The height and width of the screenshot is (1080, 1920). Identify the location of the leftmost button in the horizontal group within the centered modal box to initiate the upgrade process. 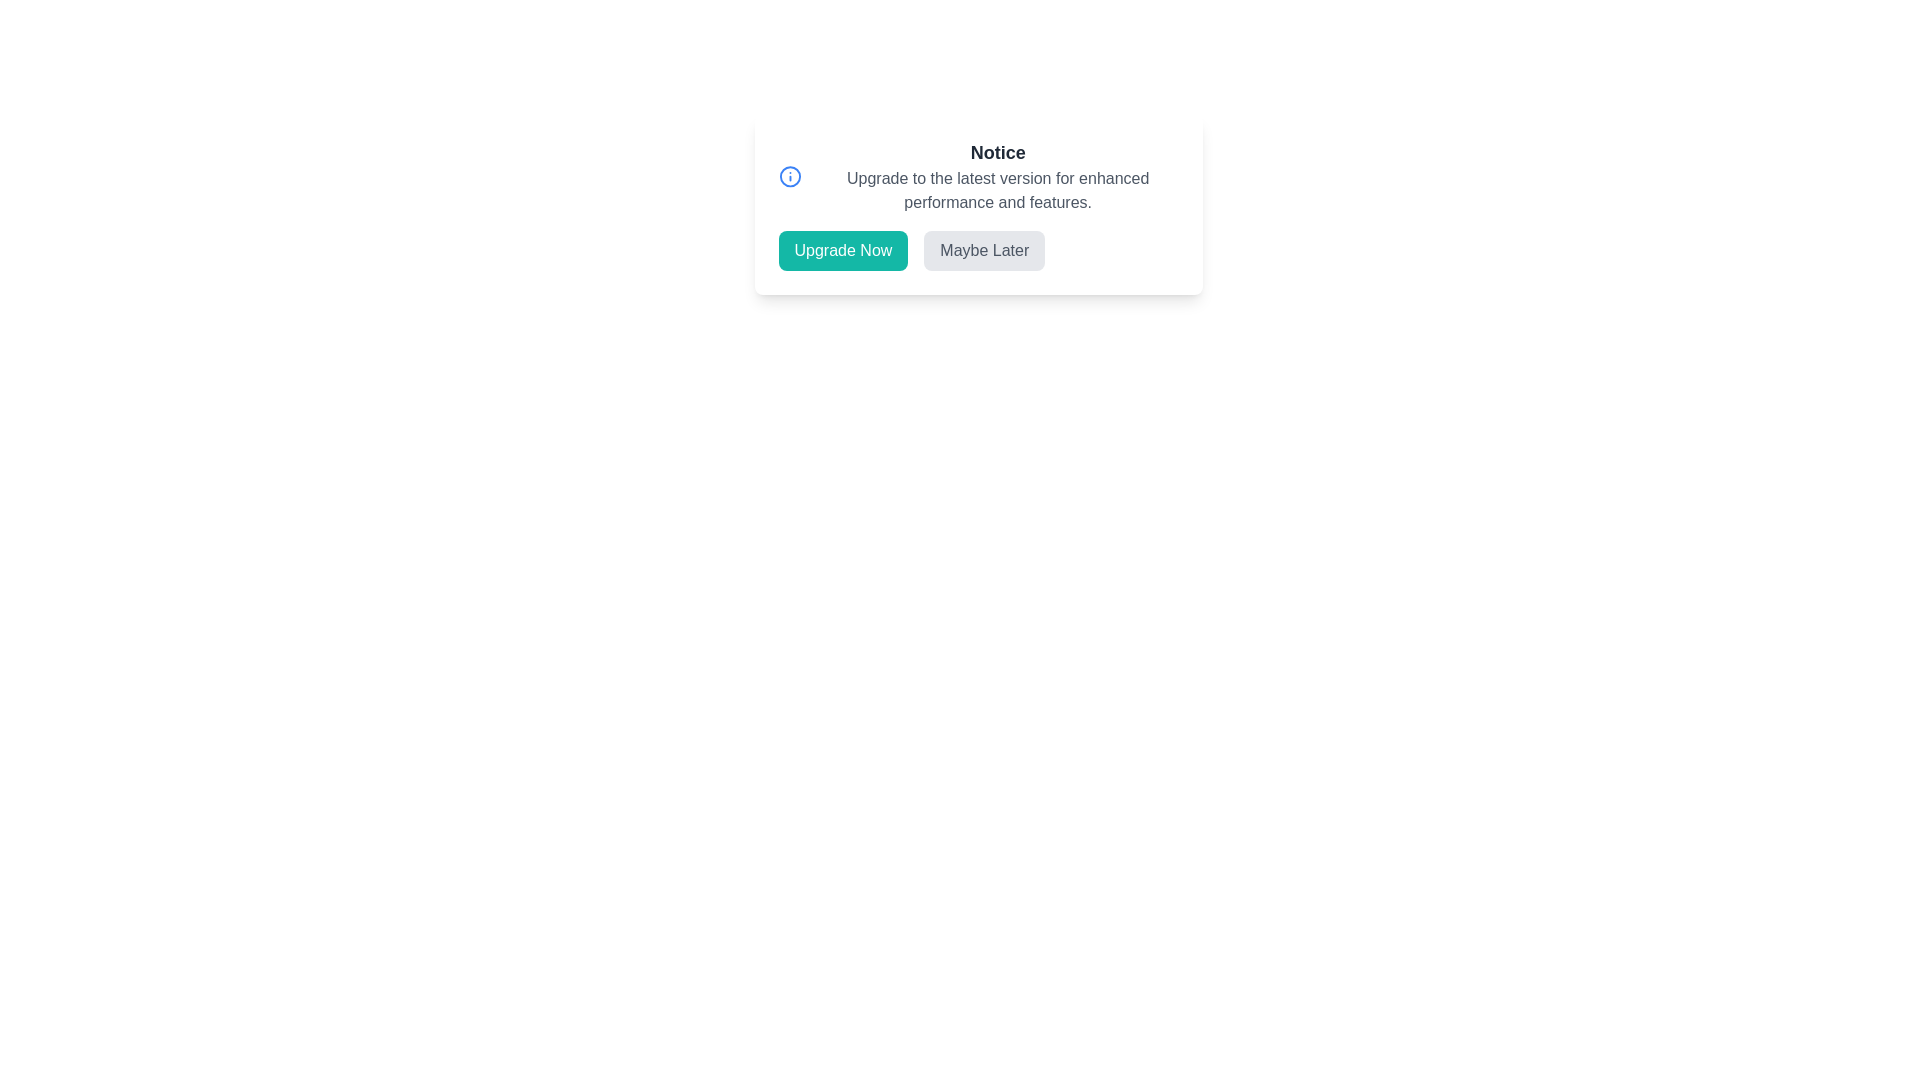
(843, 249).